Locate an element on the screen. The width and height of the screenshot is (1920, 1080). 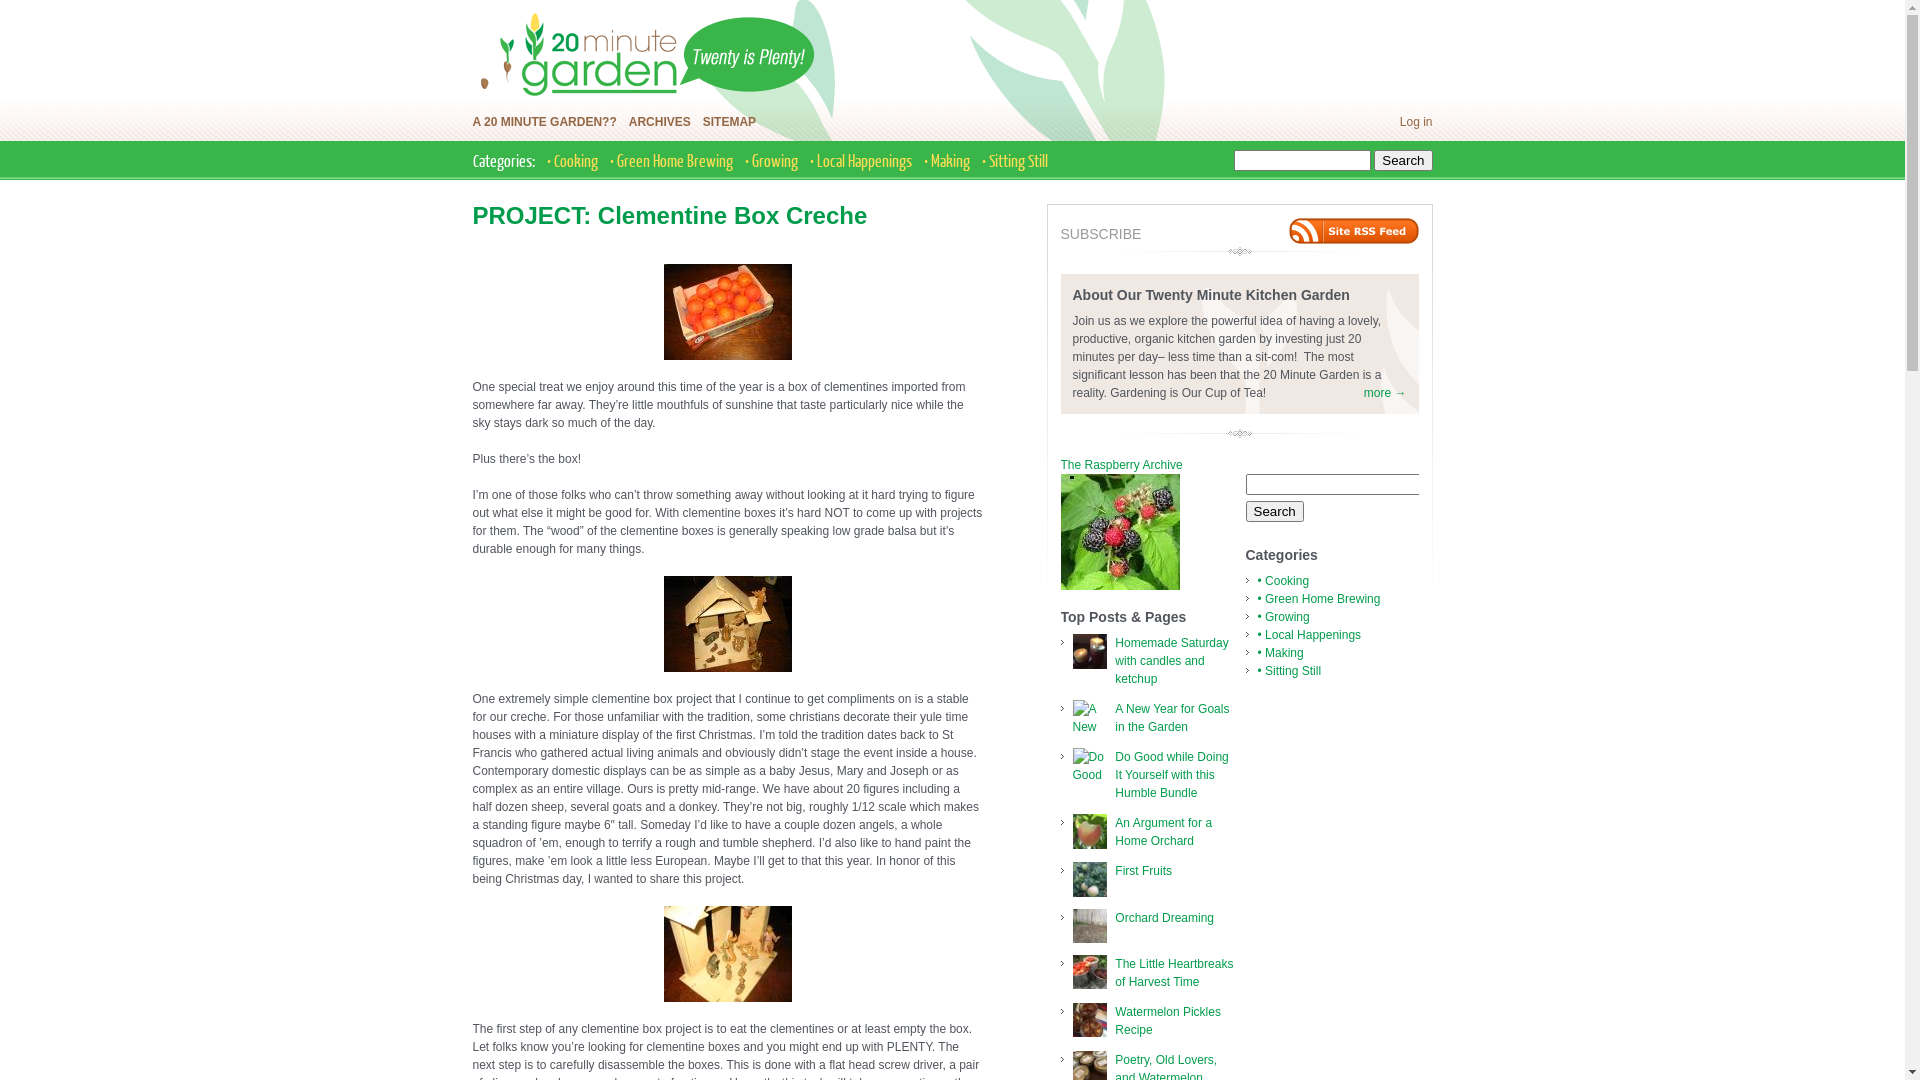
'A New Year for Goals in the Garden' is located at coordinates (1171, 716).